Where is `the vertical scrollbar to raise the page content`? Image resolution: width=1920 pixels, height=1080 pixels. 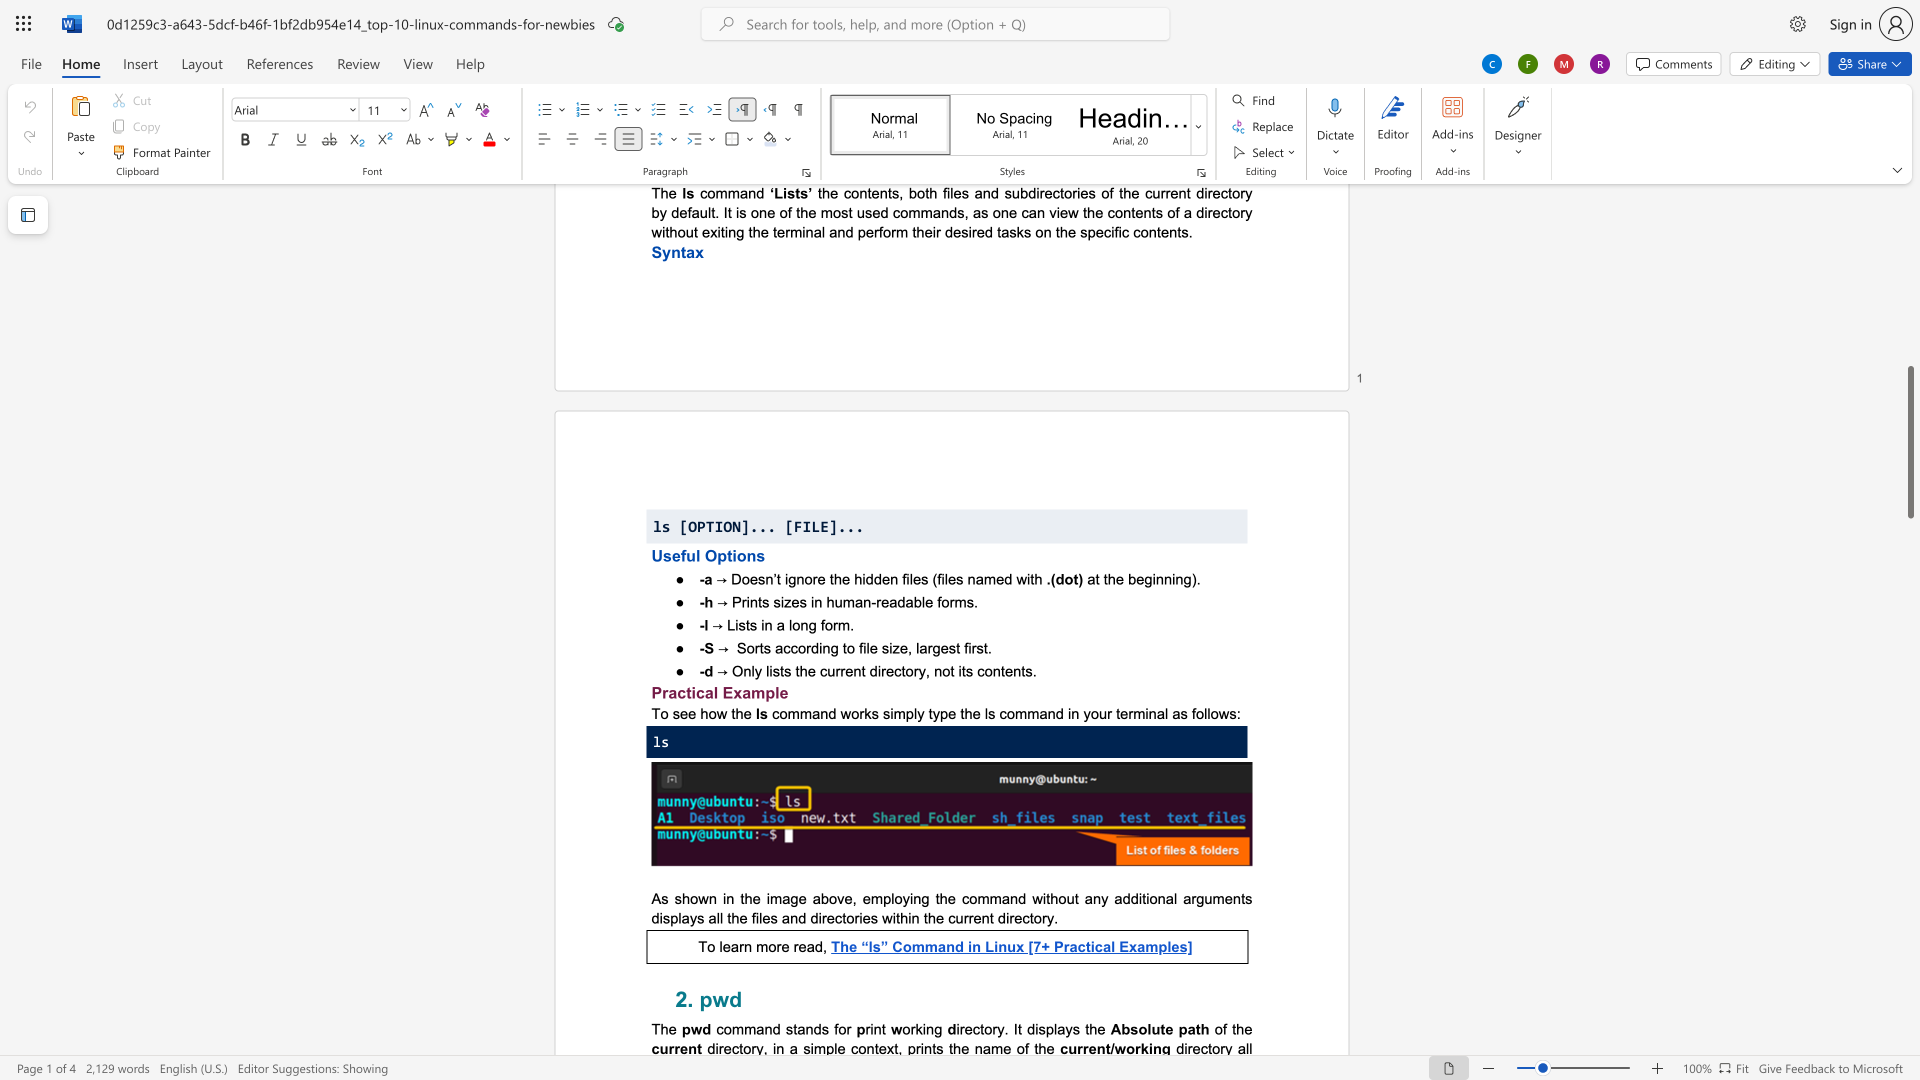 the vertical scrollbar to raise the page content is located at coordinates (1909, 459).